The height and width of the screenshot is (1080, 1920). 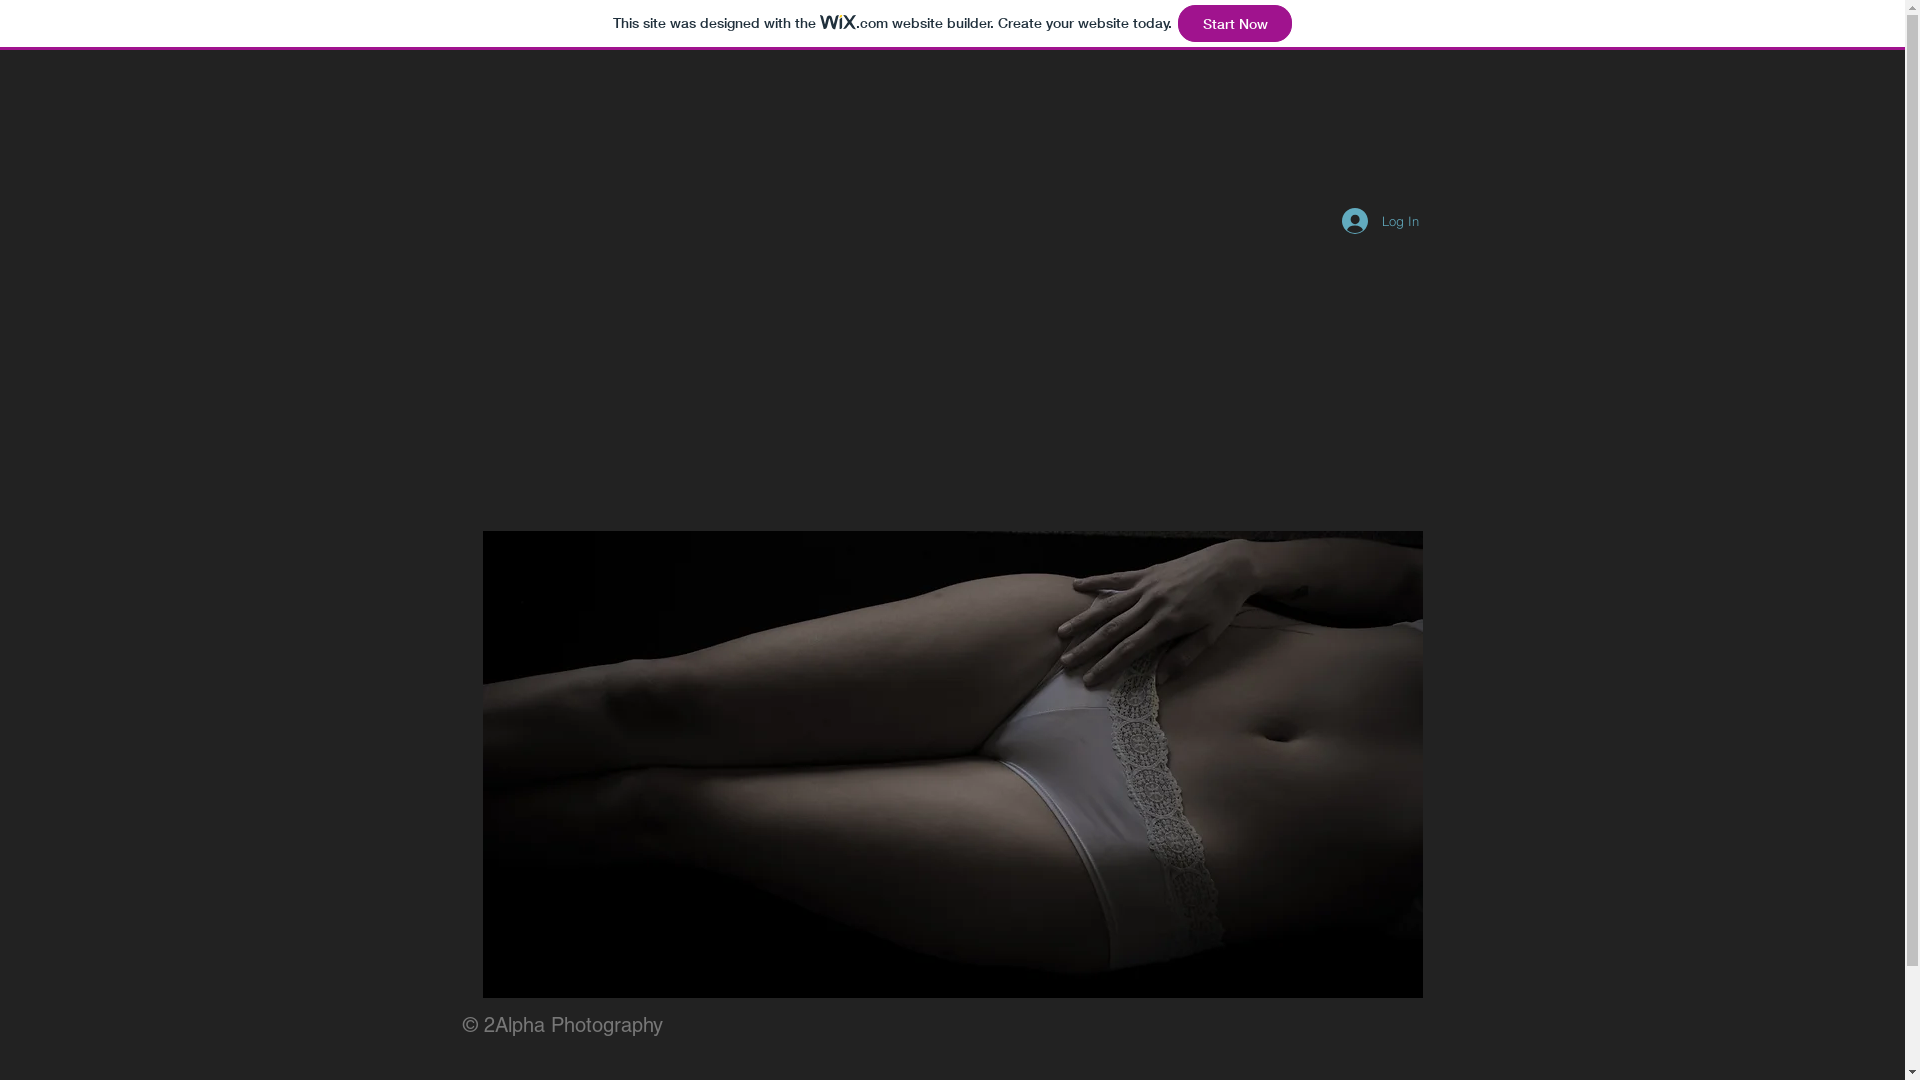 What do you see at coordinates (1379, 220) in the screenshot?
I see `'Log In'` at bounding box center [1379, 220].